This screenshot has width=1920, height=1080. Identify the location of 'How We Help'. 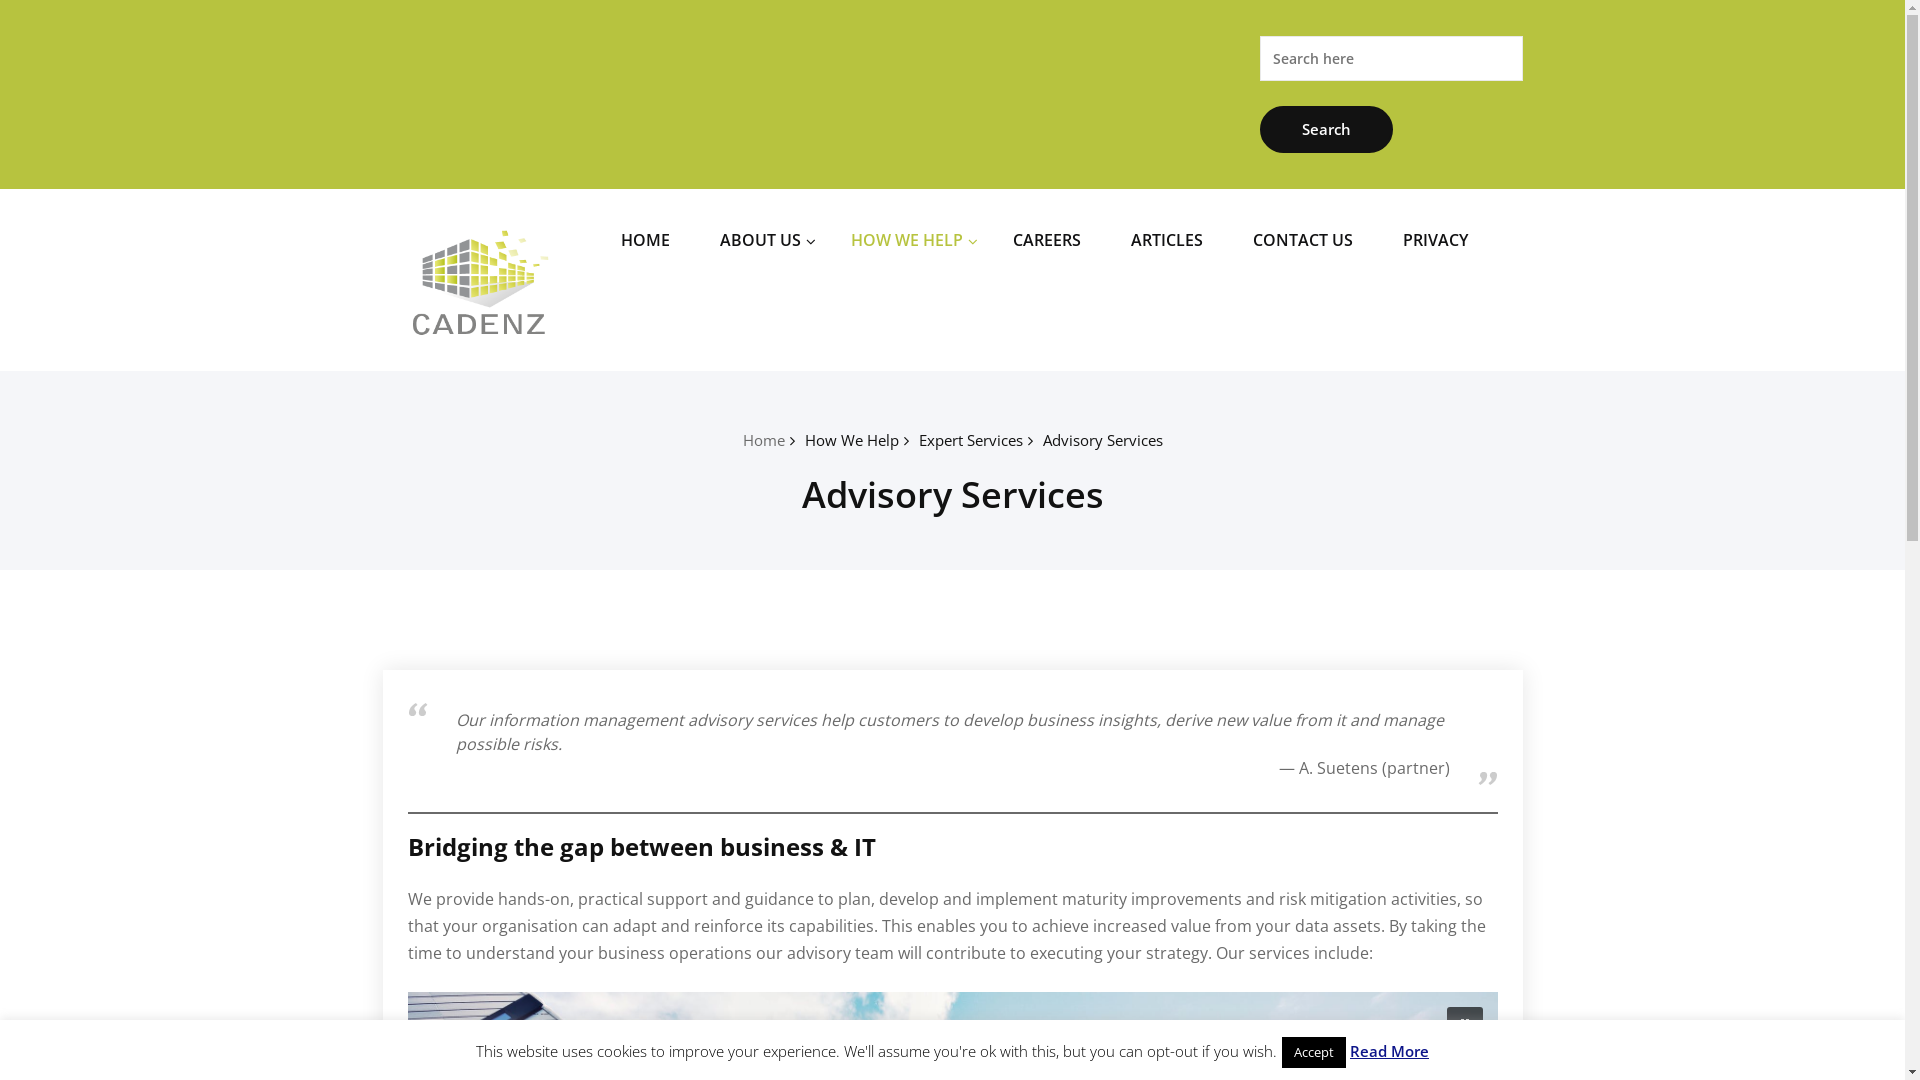
(850, 438).